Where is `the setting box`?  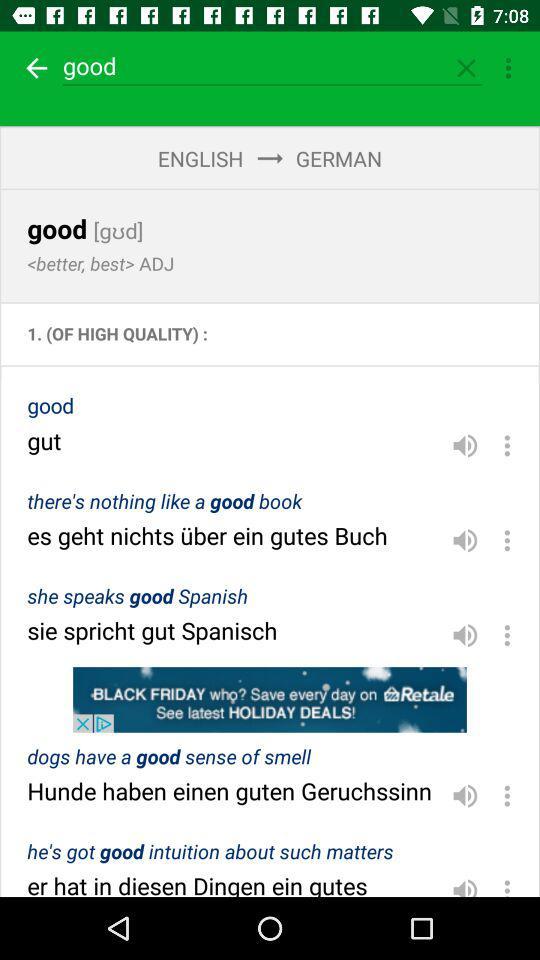
the setting box is located at coordinates (508, 68).